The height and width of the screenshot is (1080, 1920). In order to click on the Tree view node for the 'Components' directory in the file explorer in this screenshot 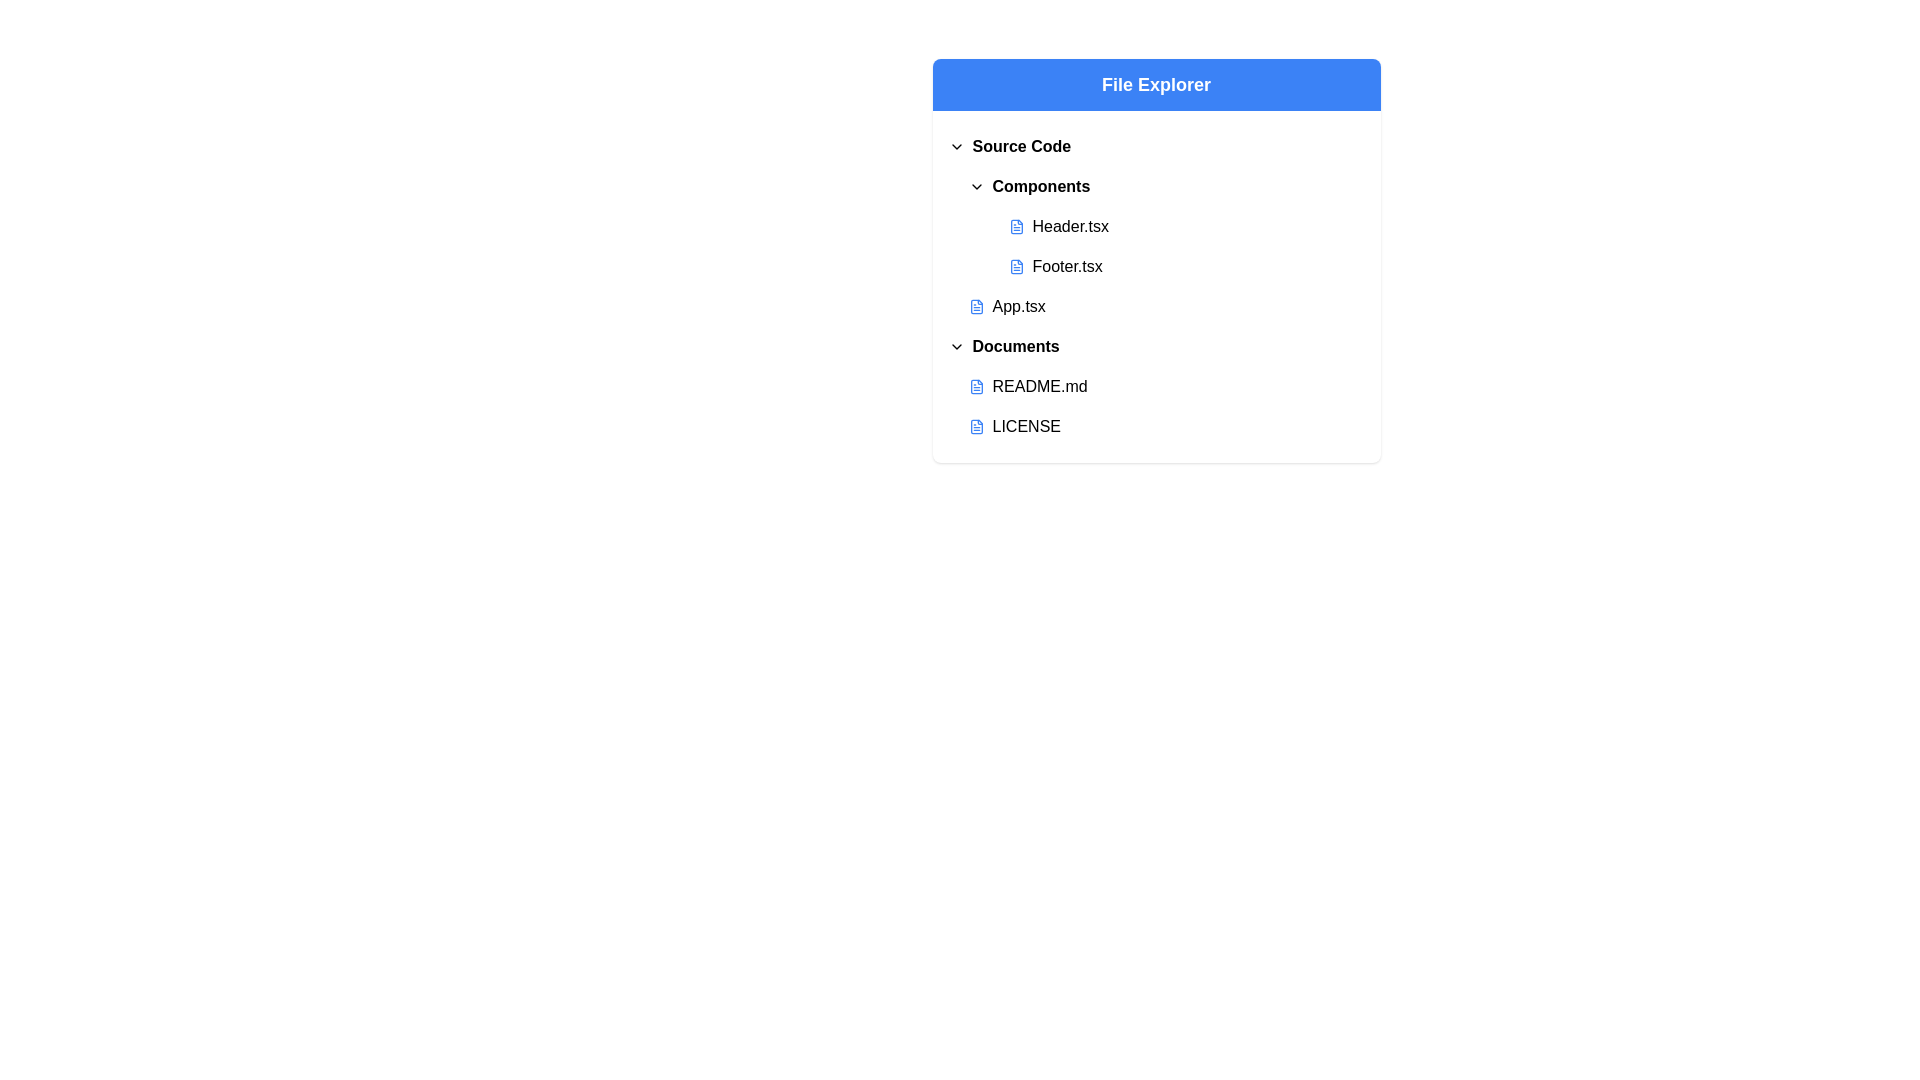, I will do `click(1156, 226)`.